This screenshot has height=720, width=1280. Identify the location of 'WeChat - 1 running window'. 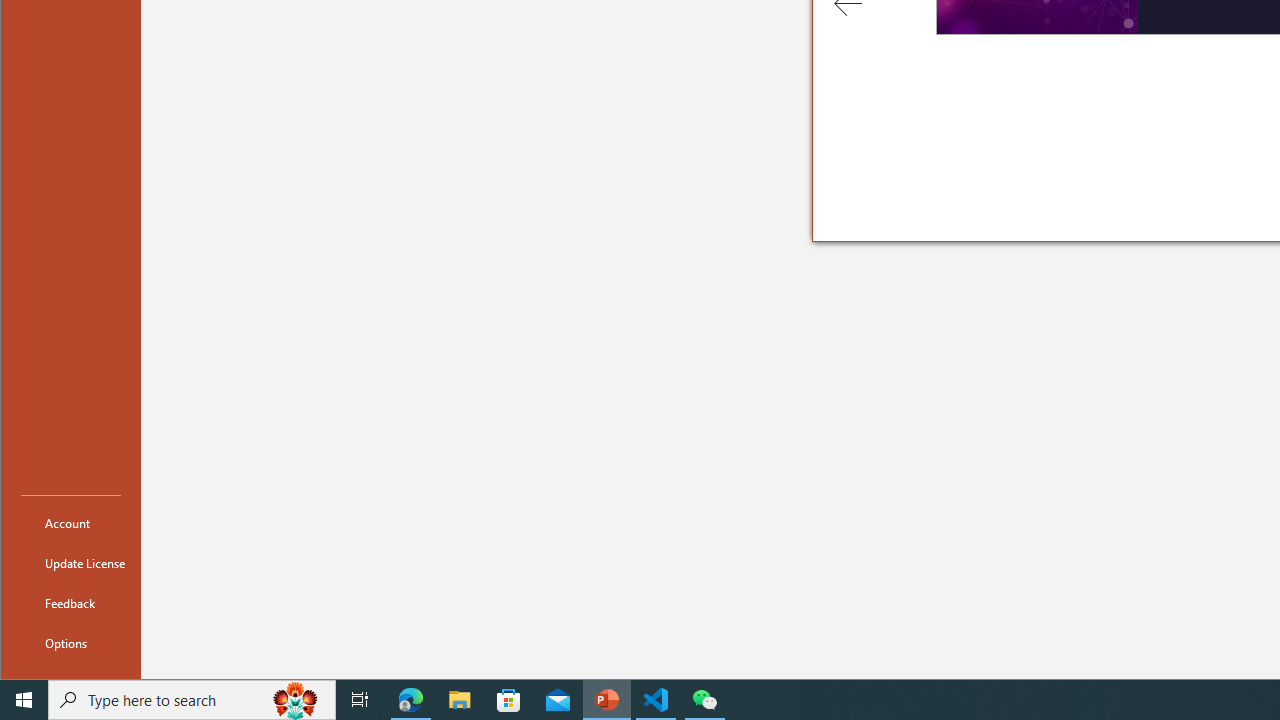
(705, 698).